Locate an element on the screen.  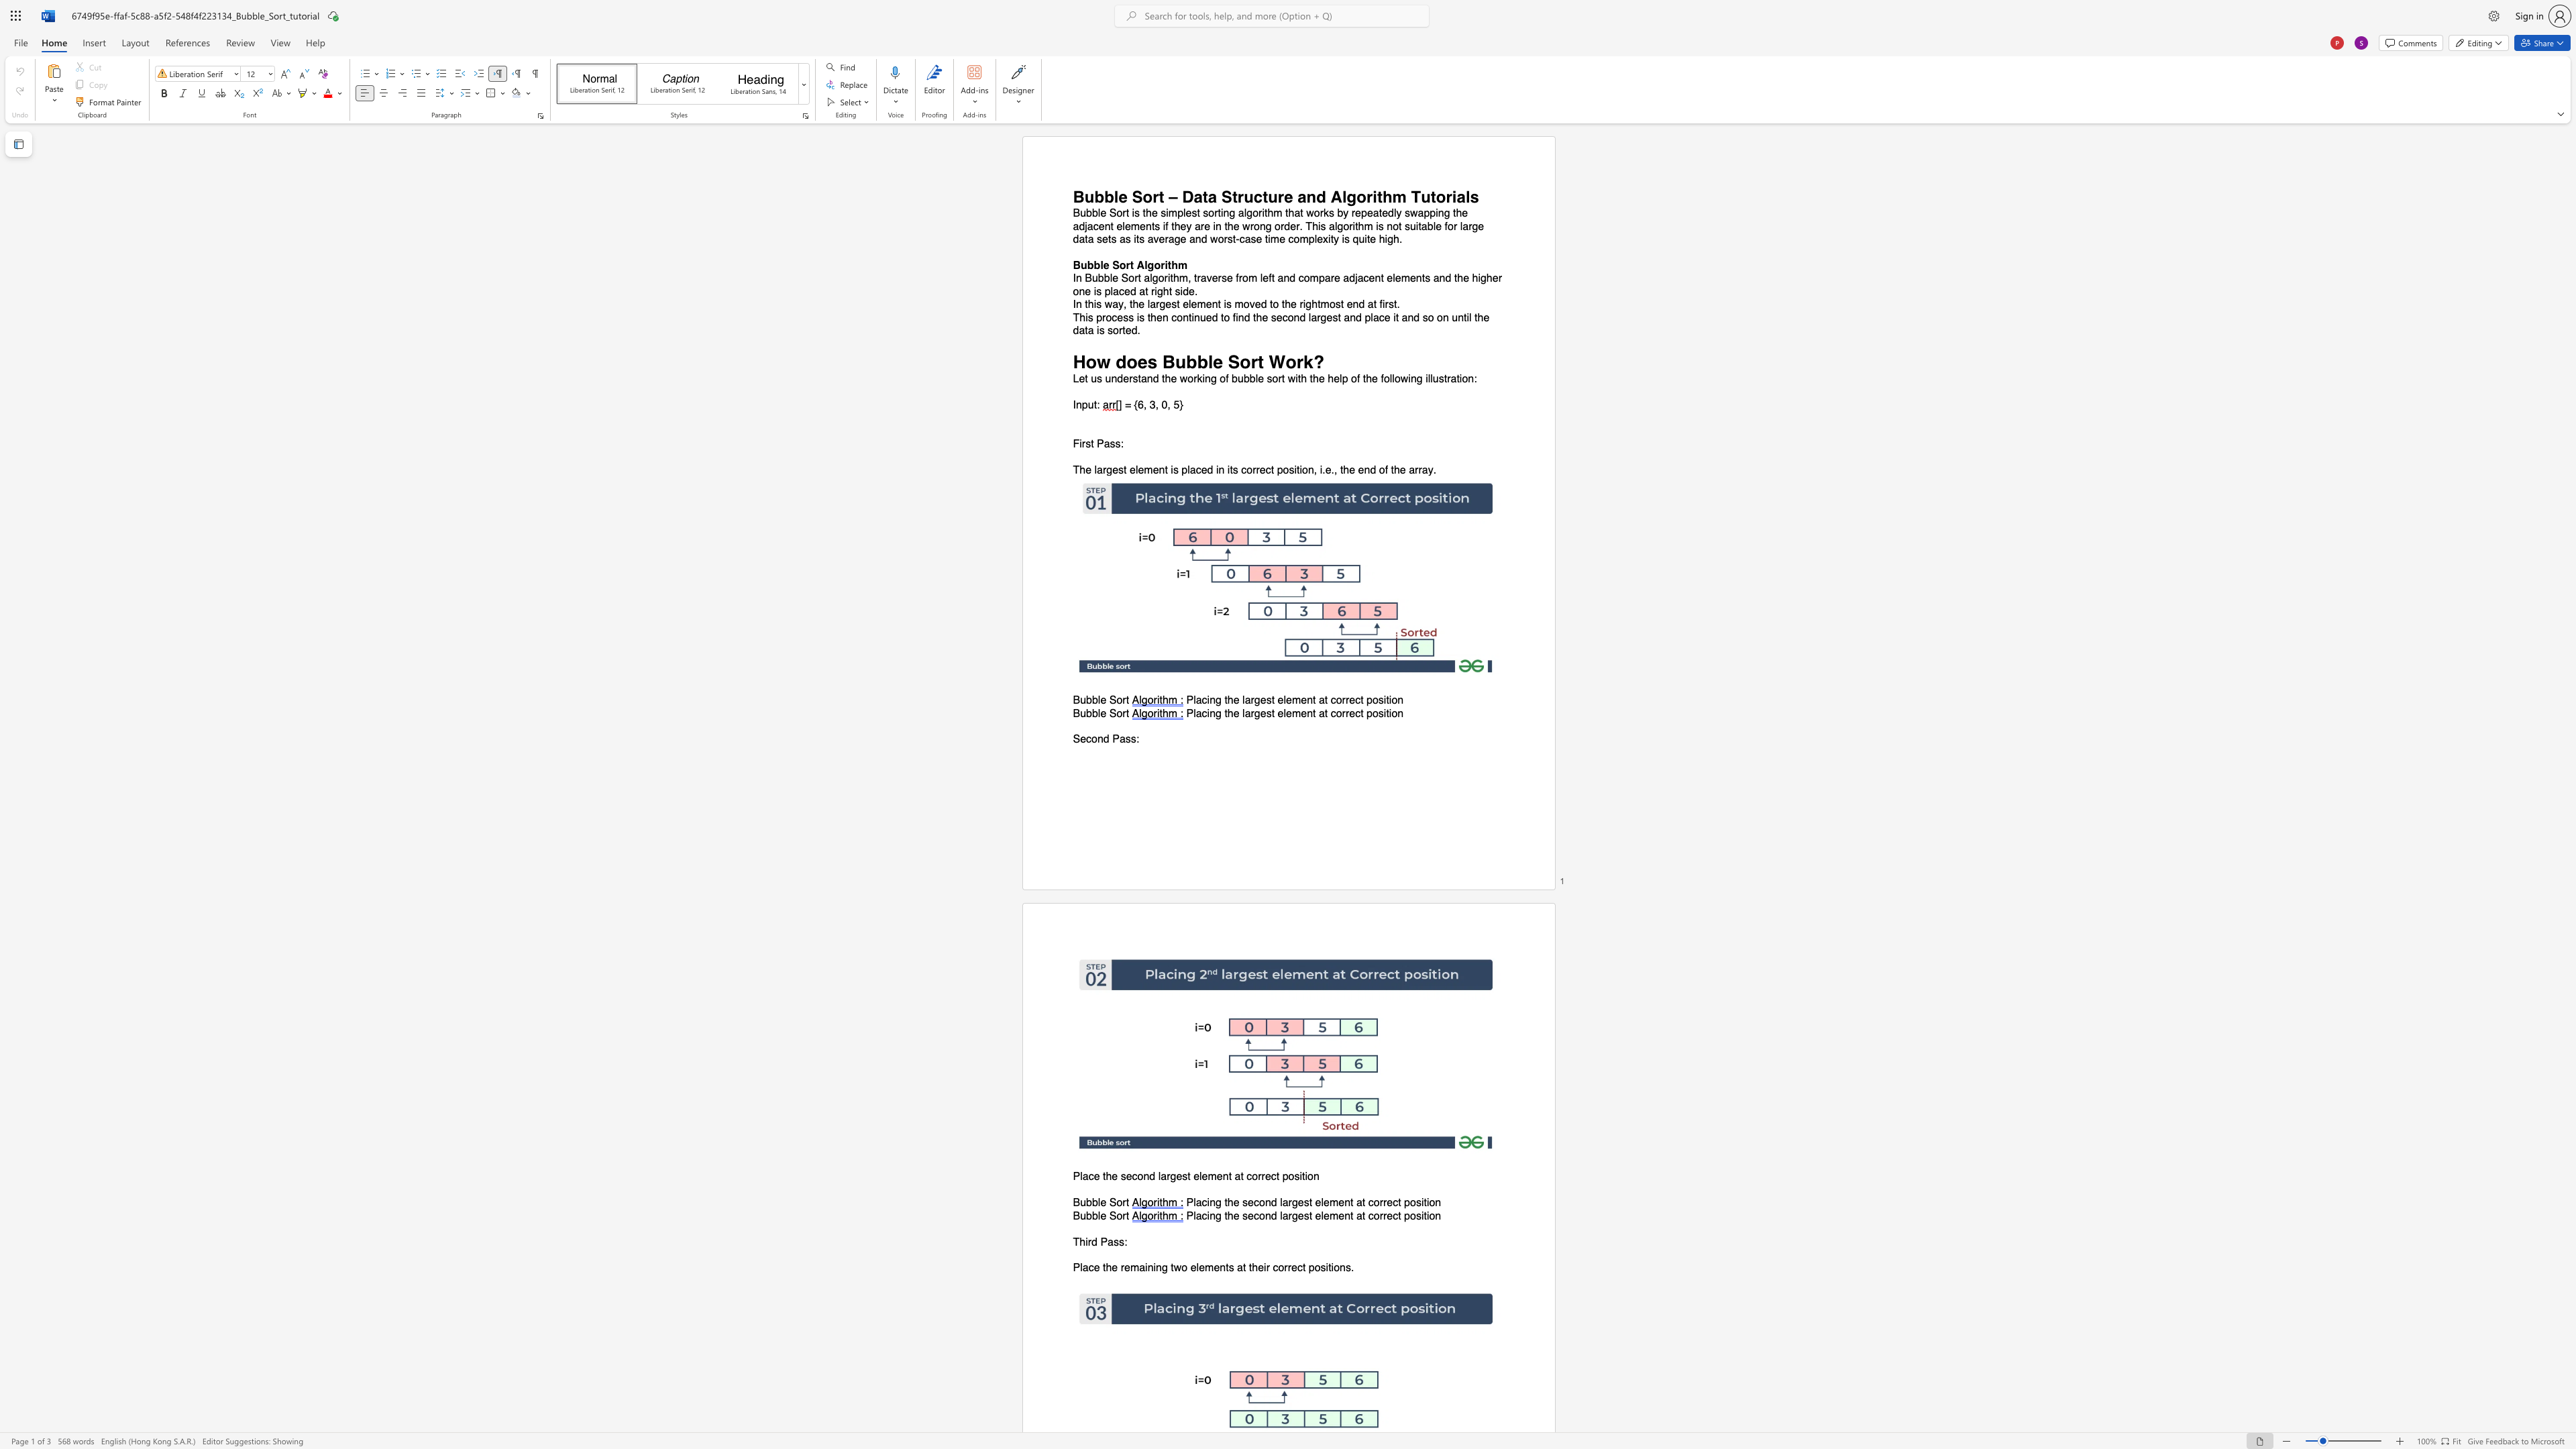
the 1th character "e" in the text is located at coordinates (1083, 738).